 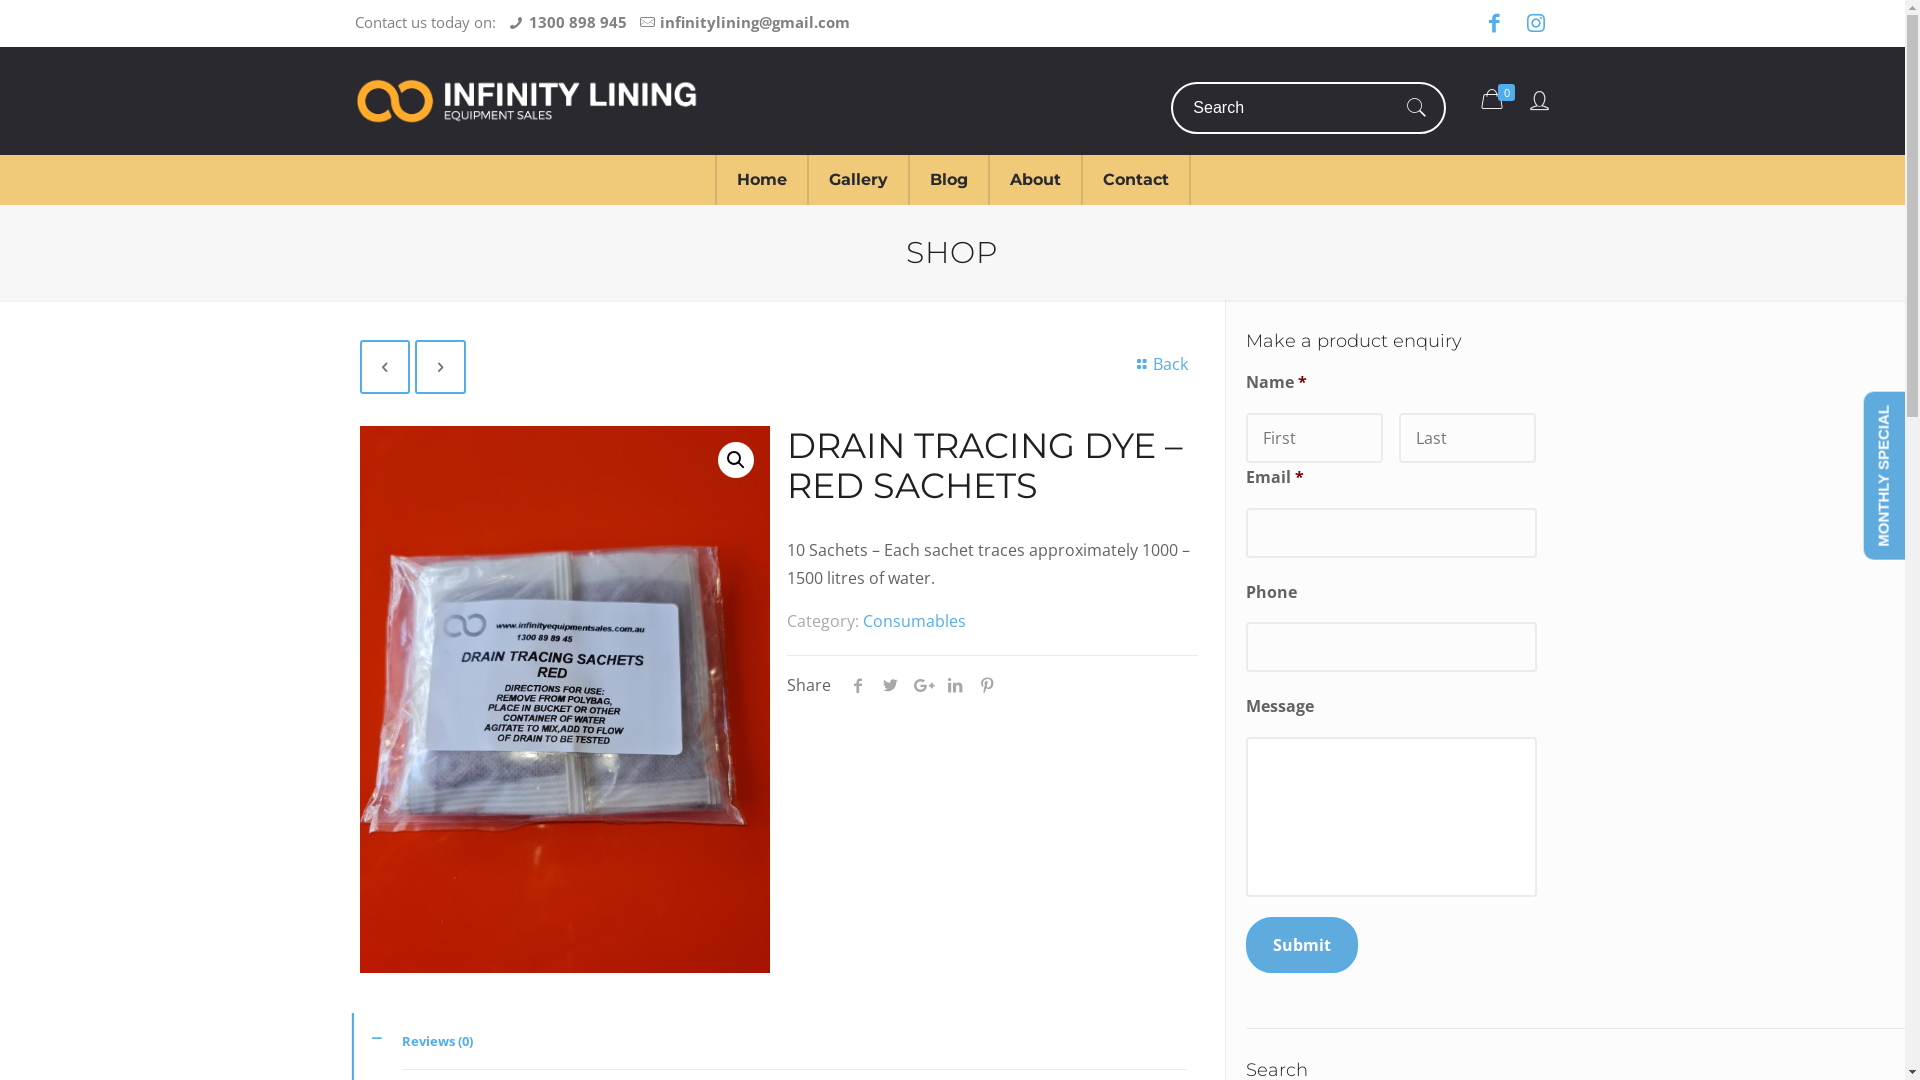 What do you see at coordinates (863, 620) in the screenshot?
I see `'Consumables'` at bounding box center [863, 620].